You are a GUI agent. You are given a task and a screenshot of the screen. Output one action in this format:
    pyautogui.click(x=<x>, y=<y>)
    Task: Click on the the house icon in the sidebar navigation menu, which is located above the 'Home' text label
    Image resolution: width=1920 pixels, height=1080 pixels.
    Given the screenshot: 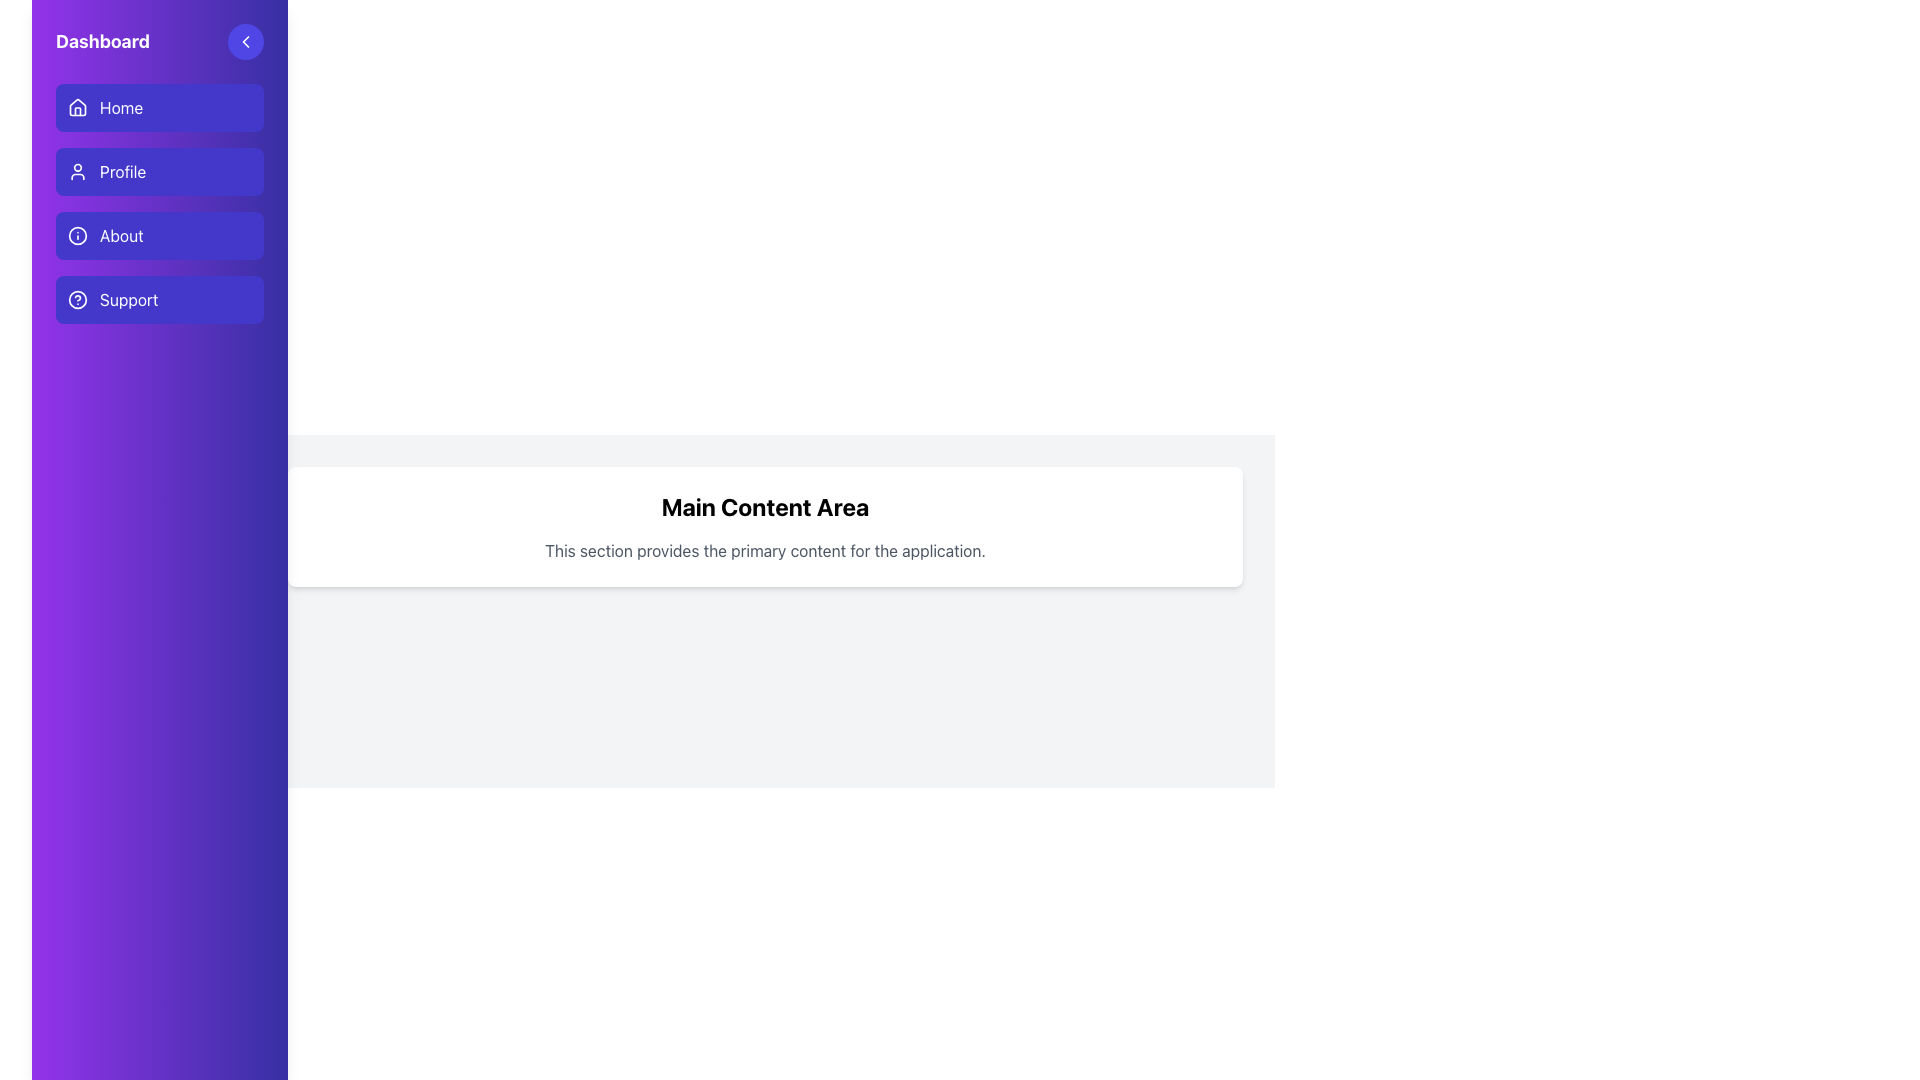 What is the action you would take?
    pyautogui.click(x=77, y=107)
    